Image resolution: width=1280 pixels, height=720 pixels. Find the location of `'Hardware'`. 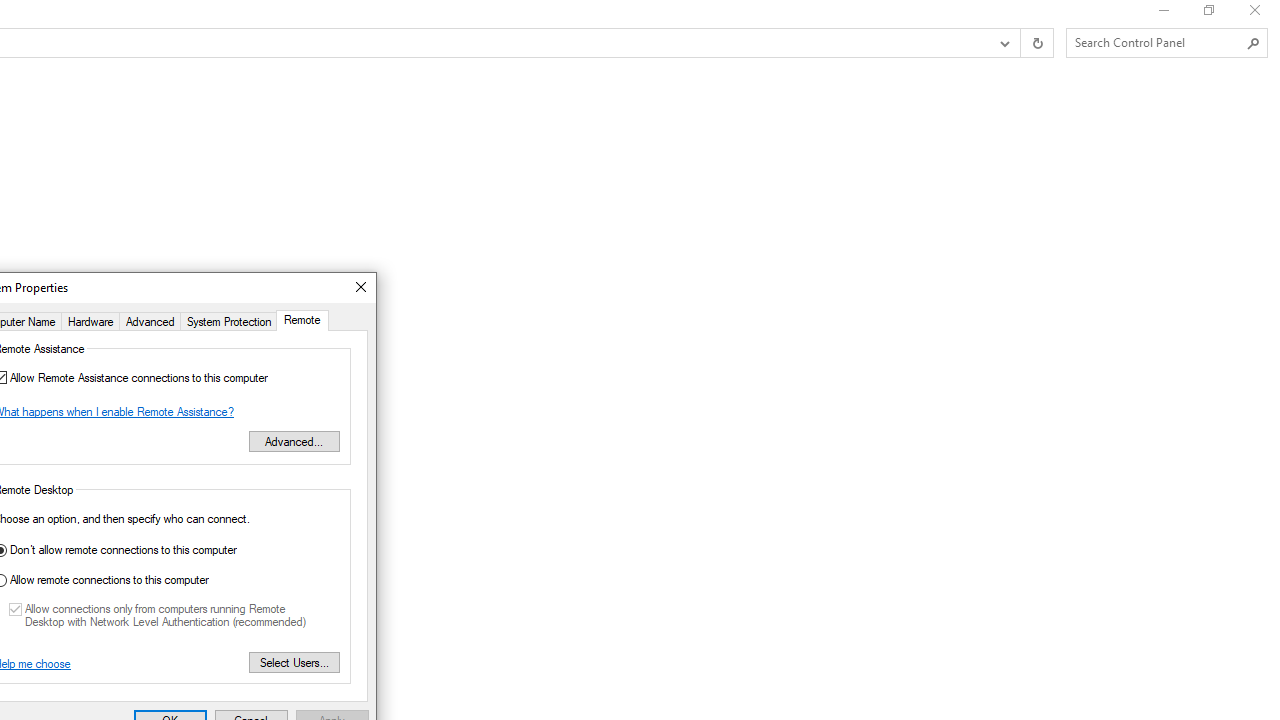

'Hardware' is located at coordinates (89, 319).